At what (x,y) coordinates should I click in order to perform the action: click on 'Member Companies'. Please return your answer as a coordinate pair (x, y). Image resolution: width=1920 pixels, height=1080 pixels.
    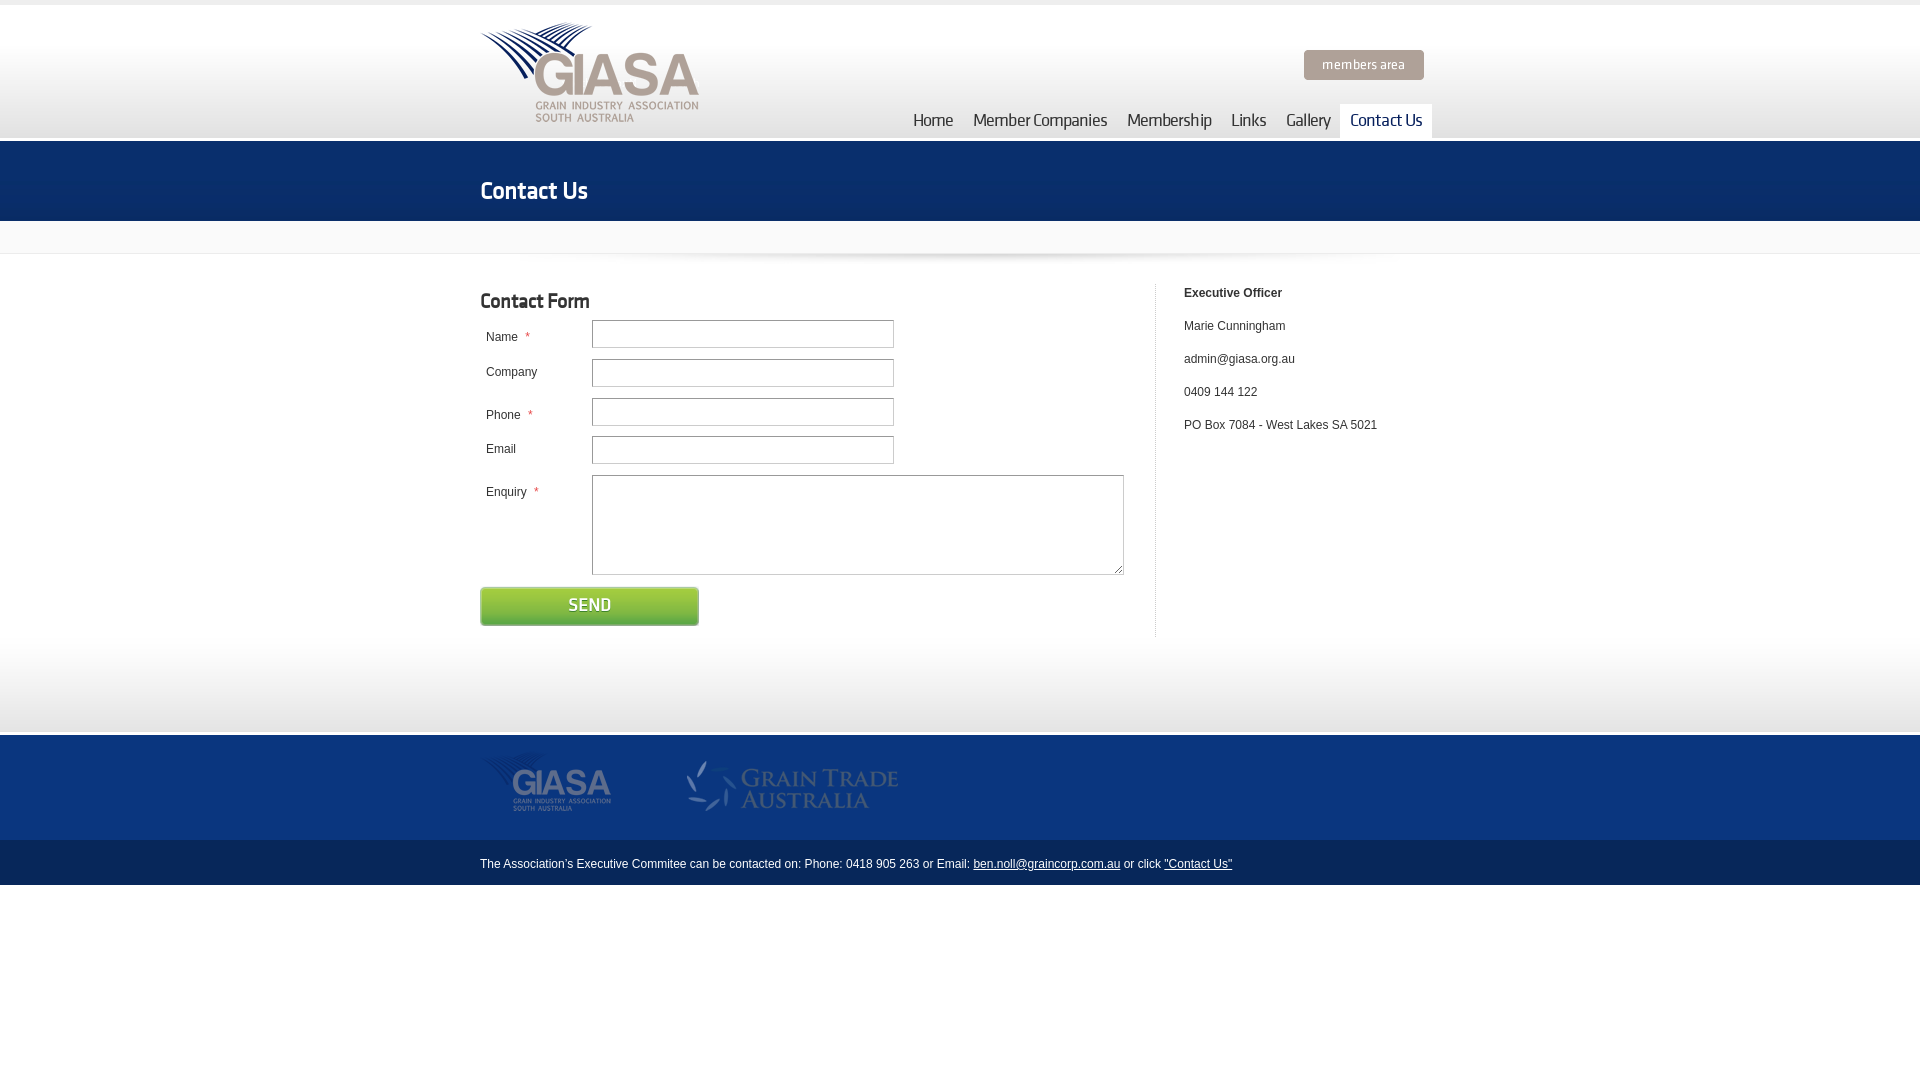
    Looking at the image, I should click on (1040, 120).